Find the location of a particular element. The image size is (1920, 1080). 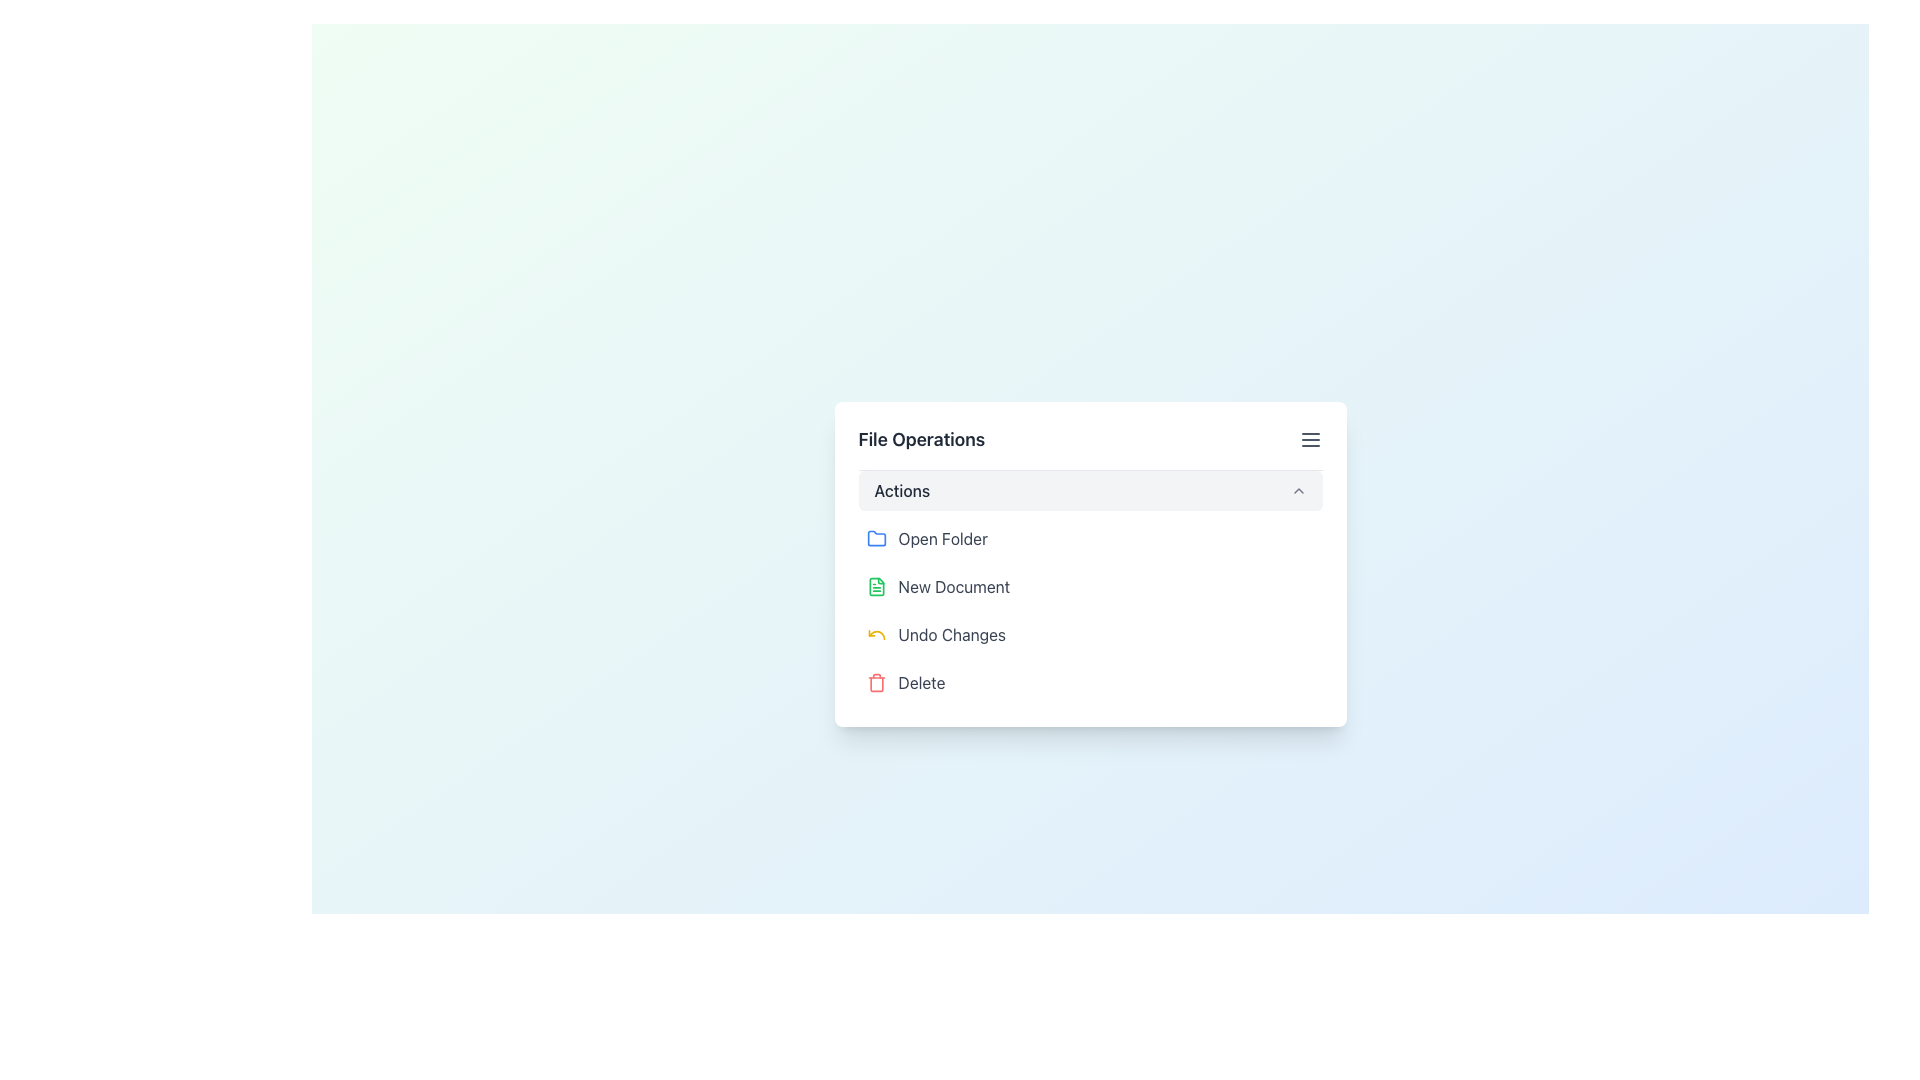

the Dropdown button labeled 'Actions' is located at coordinates (1089, 490).